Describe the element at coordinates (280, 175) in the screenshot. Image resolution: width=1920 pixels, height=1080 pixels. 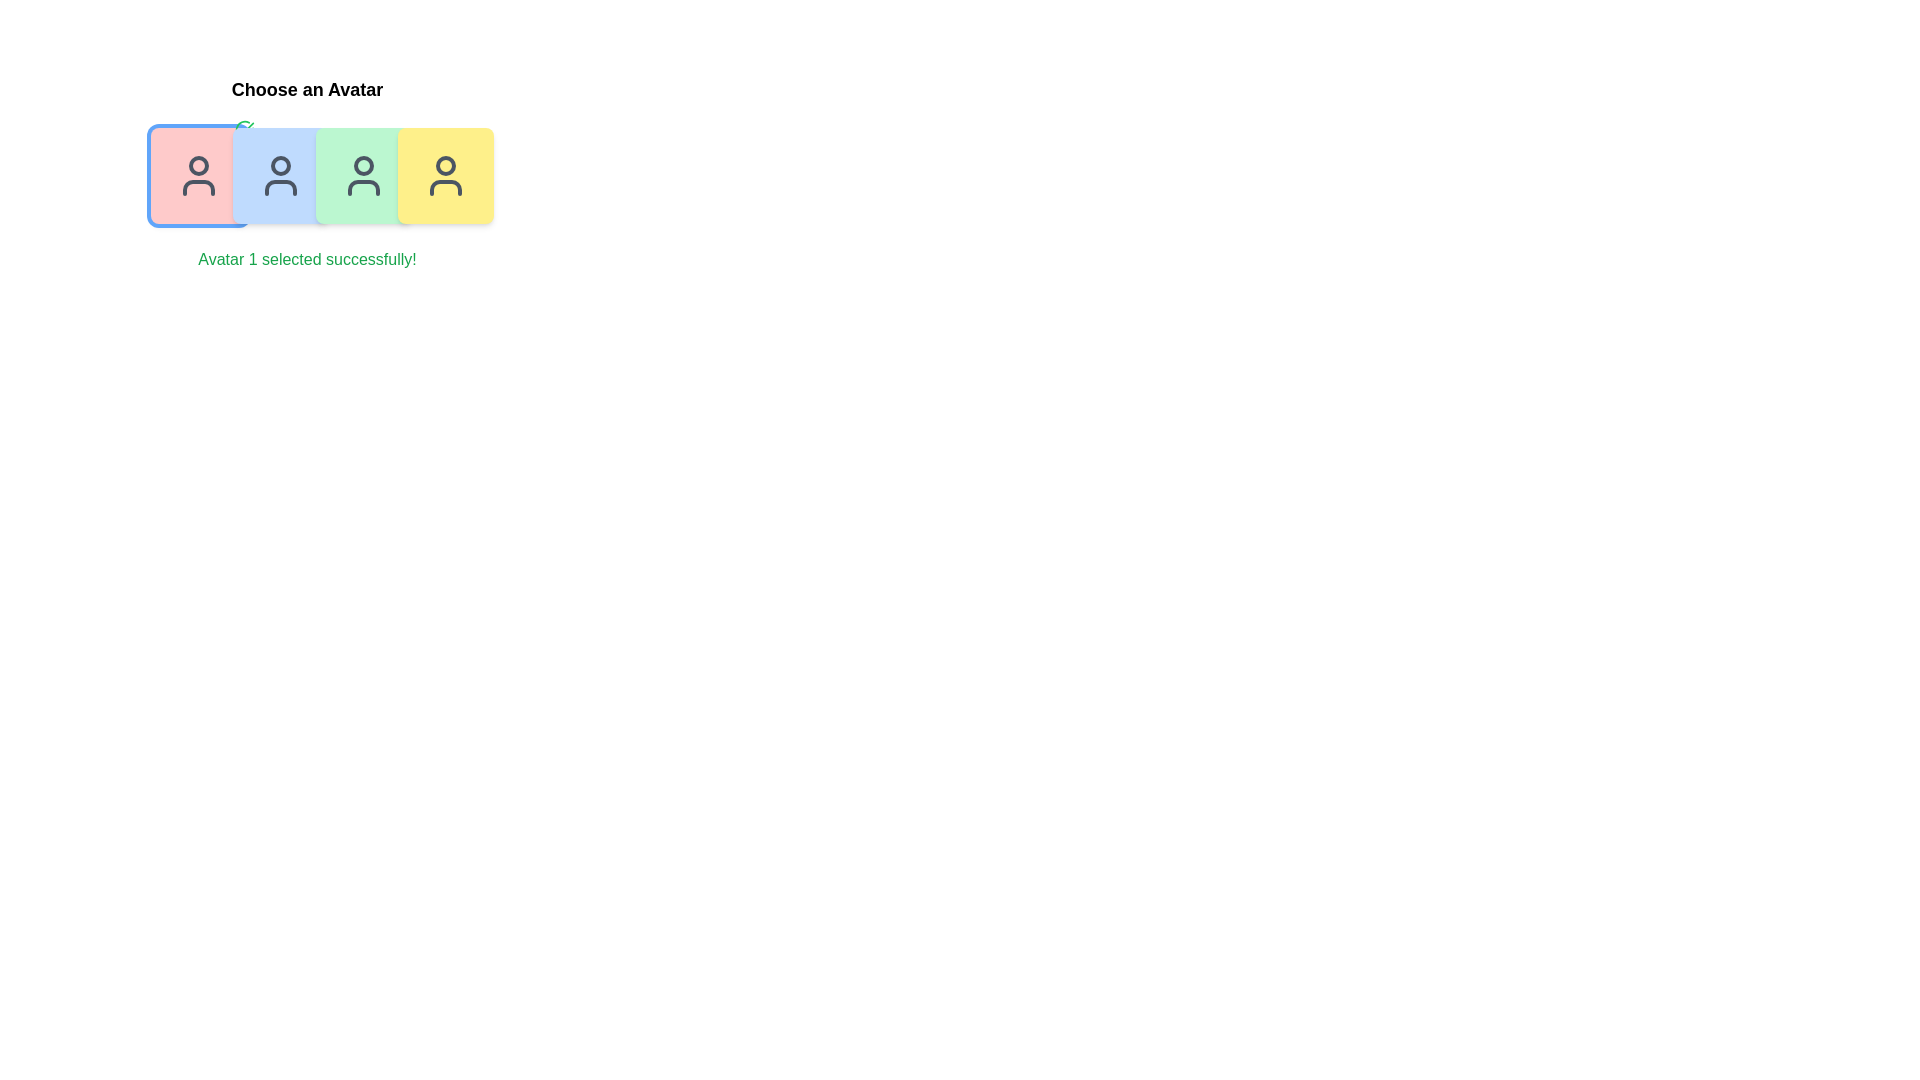
I see `the selectable tile for avatar representation, which is a light blue square tile with rounded corners and a gray outlined avatar icon at its center` at that location.